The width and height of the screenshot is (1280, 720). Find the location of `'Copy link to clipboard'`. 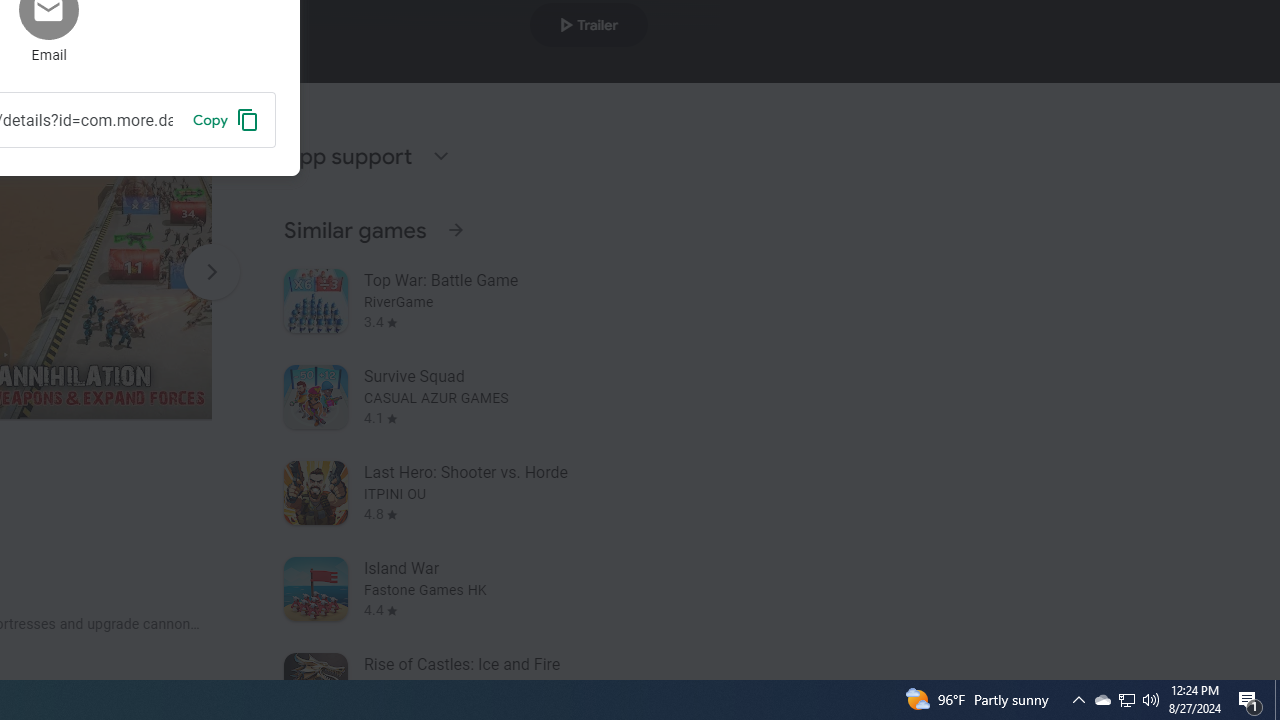

'Copy link to clipboard' is located at coordinates (225, 119).